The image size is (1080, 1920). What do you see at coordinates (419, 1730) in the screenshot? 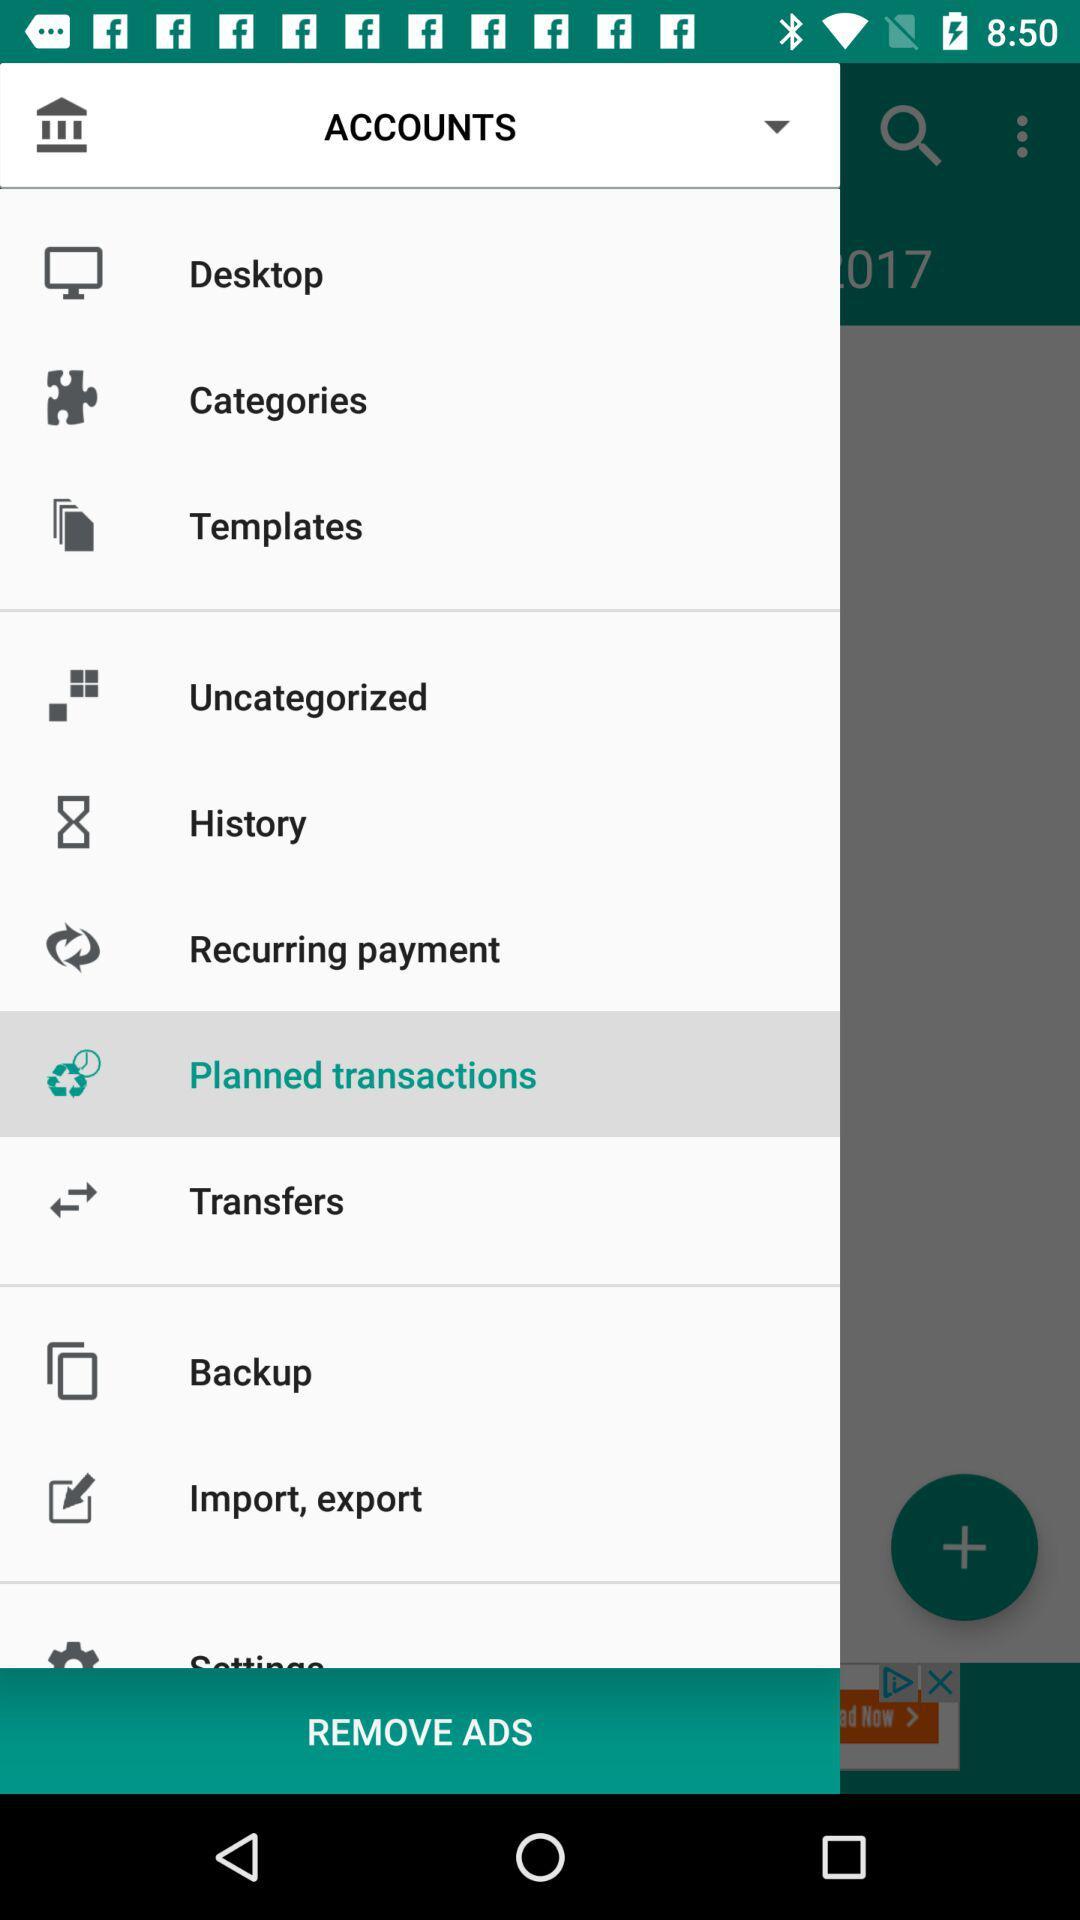
I see `icon below the settings icon` at bounding box center [419, 1730].